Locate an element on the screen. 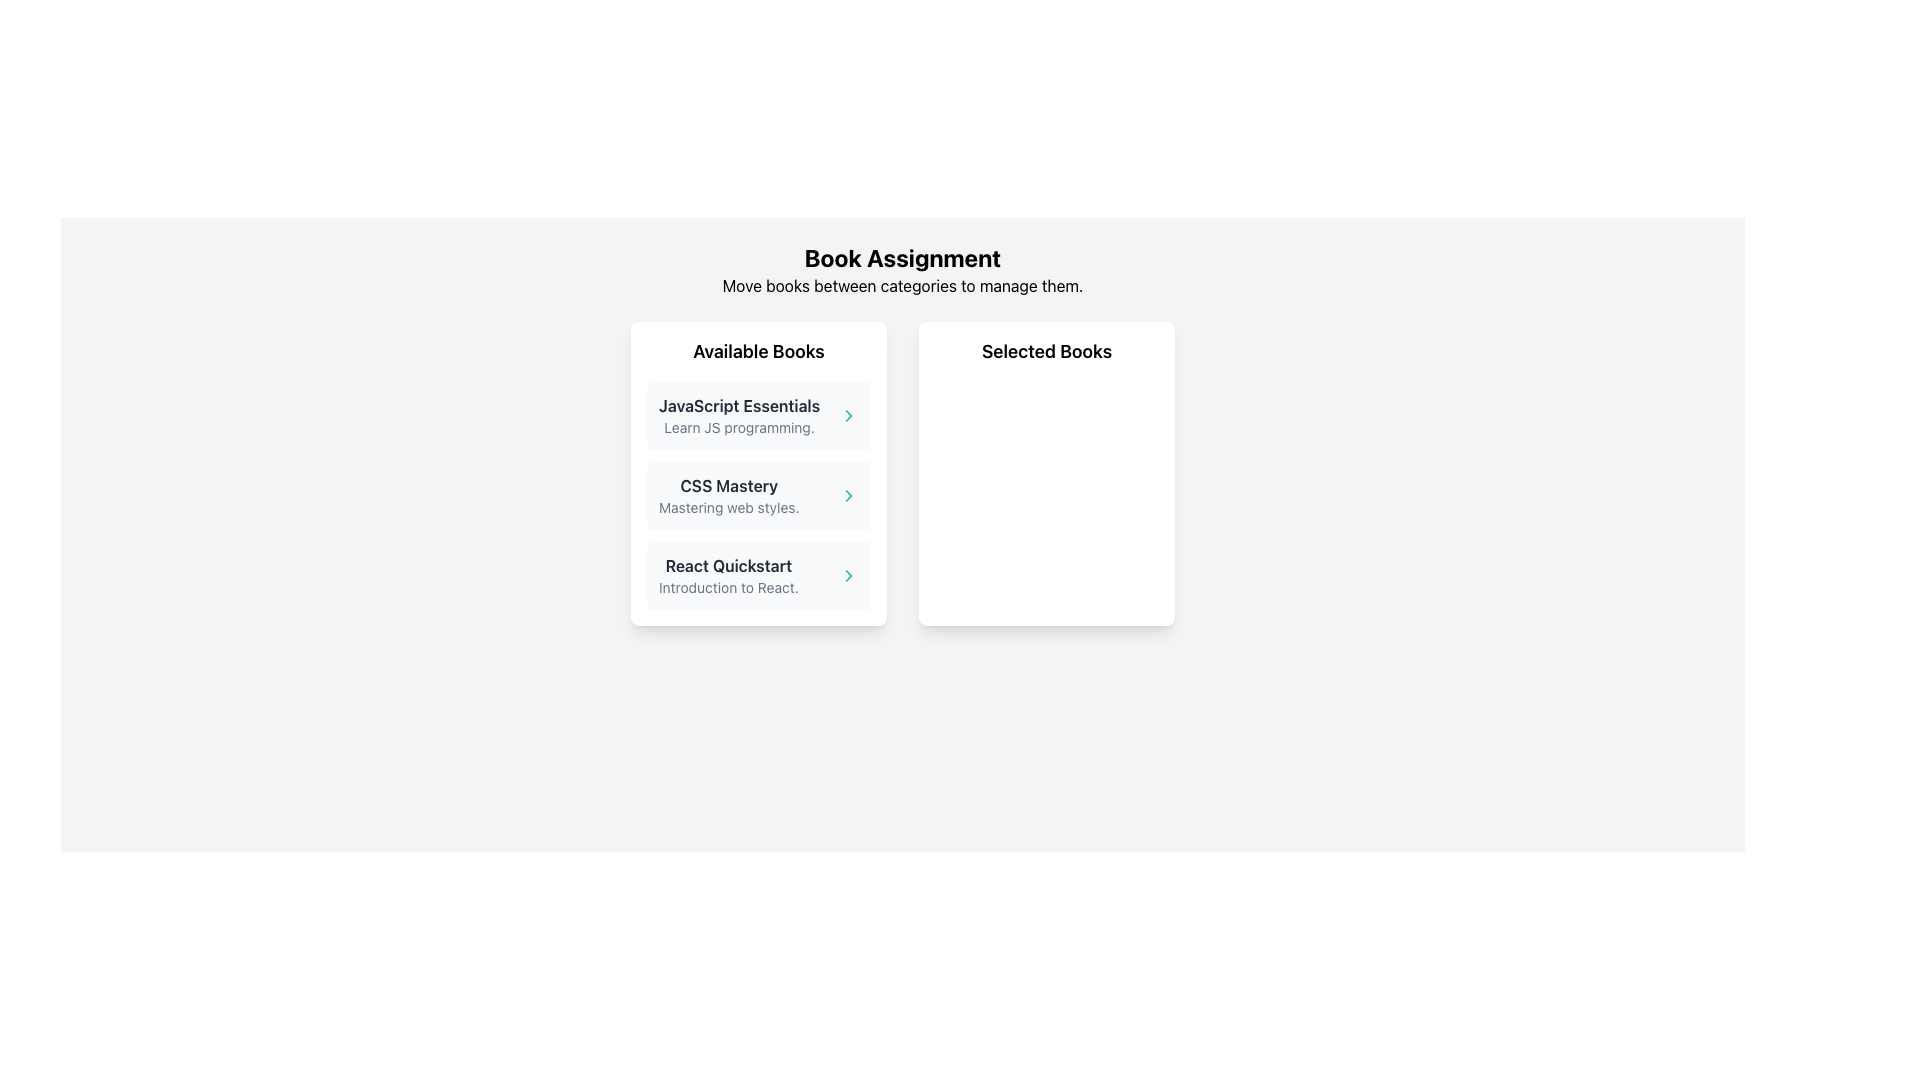  the List item card for the book titled 'CSS Mastery', which is the second card in the 'Available Books' section is located at coordinates (757, 474).